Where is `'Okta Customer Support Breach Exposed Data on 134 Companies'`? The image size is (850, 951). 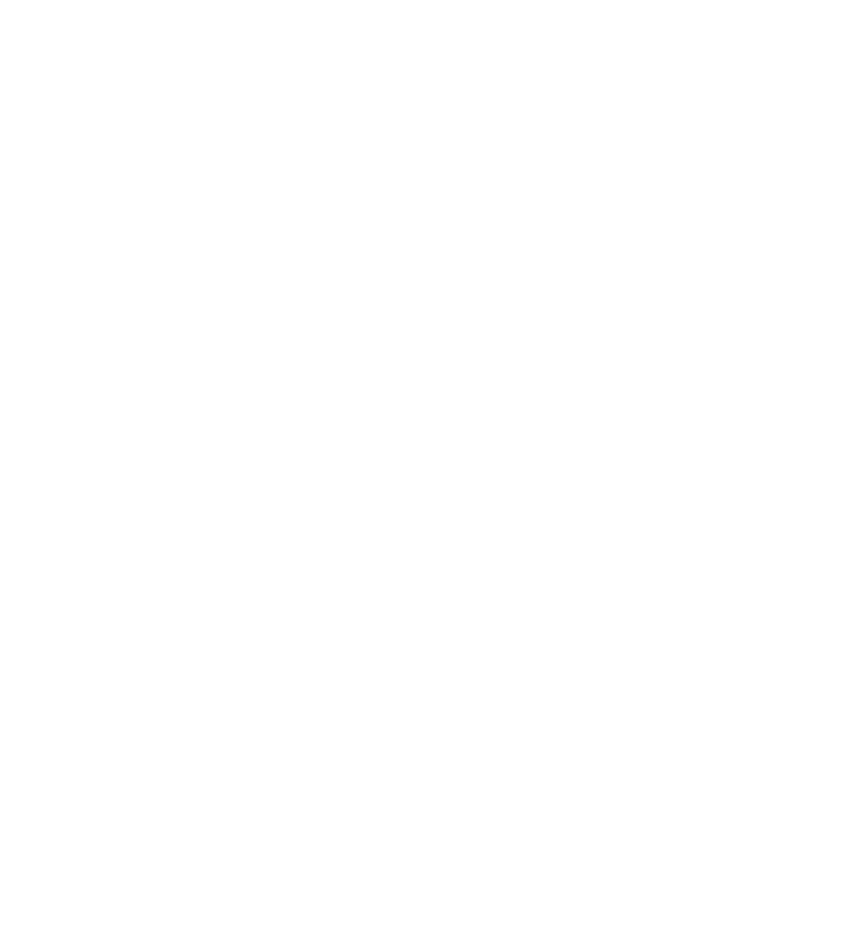 'Okta Customer Support Breach Exposed Data on 134 Companies' is located at coordinates (430, 463).